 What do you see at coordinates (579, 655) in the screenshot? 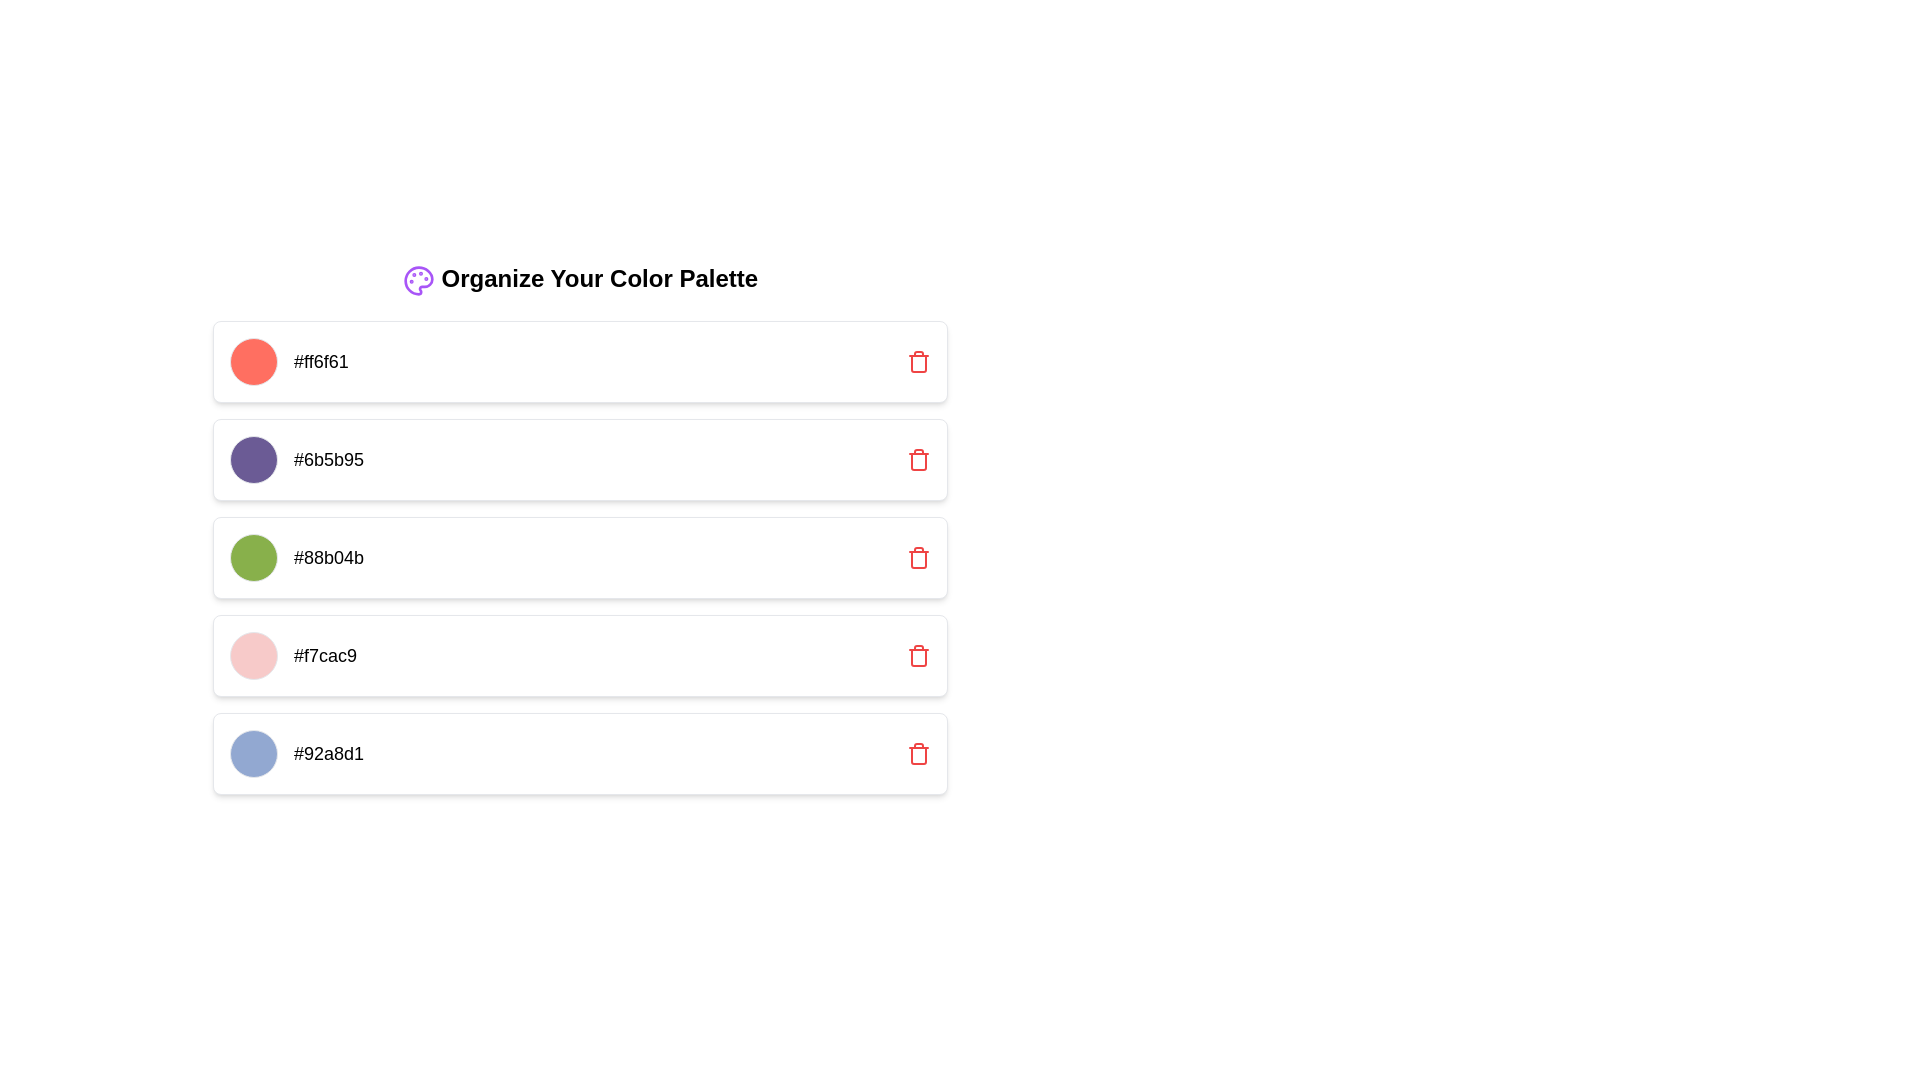
I see `the color card with the text '#f7cac9' and delete icon` at bounding box center [579, 655].